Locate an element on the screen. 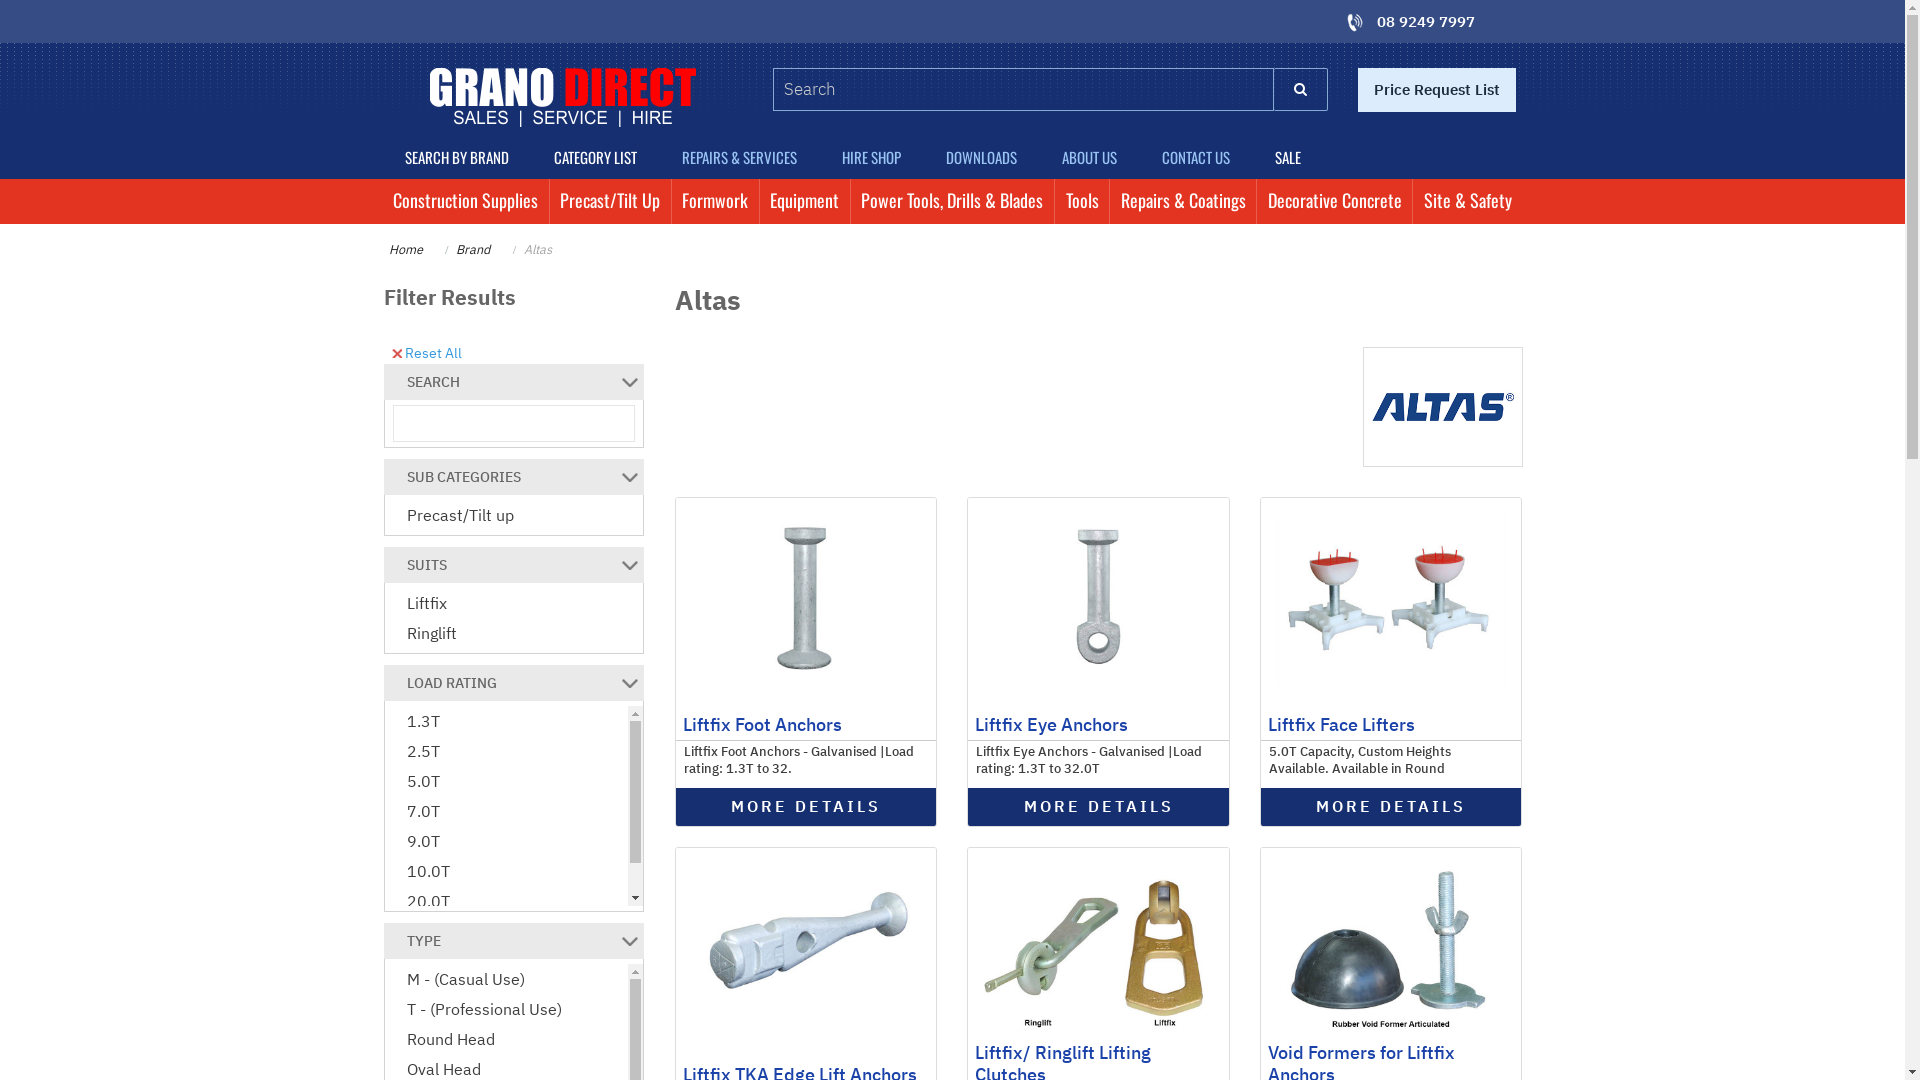 The image size is (1920, 1080). 'Construction Supplies' is located at coordinates (382, 201).